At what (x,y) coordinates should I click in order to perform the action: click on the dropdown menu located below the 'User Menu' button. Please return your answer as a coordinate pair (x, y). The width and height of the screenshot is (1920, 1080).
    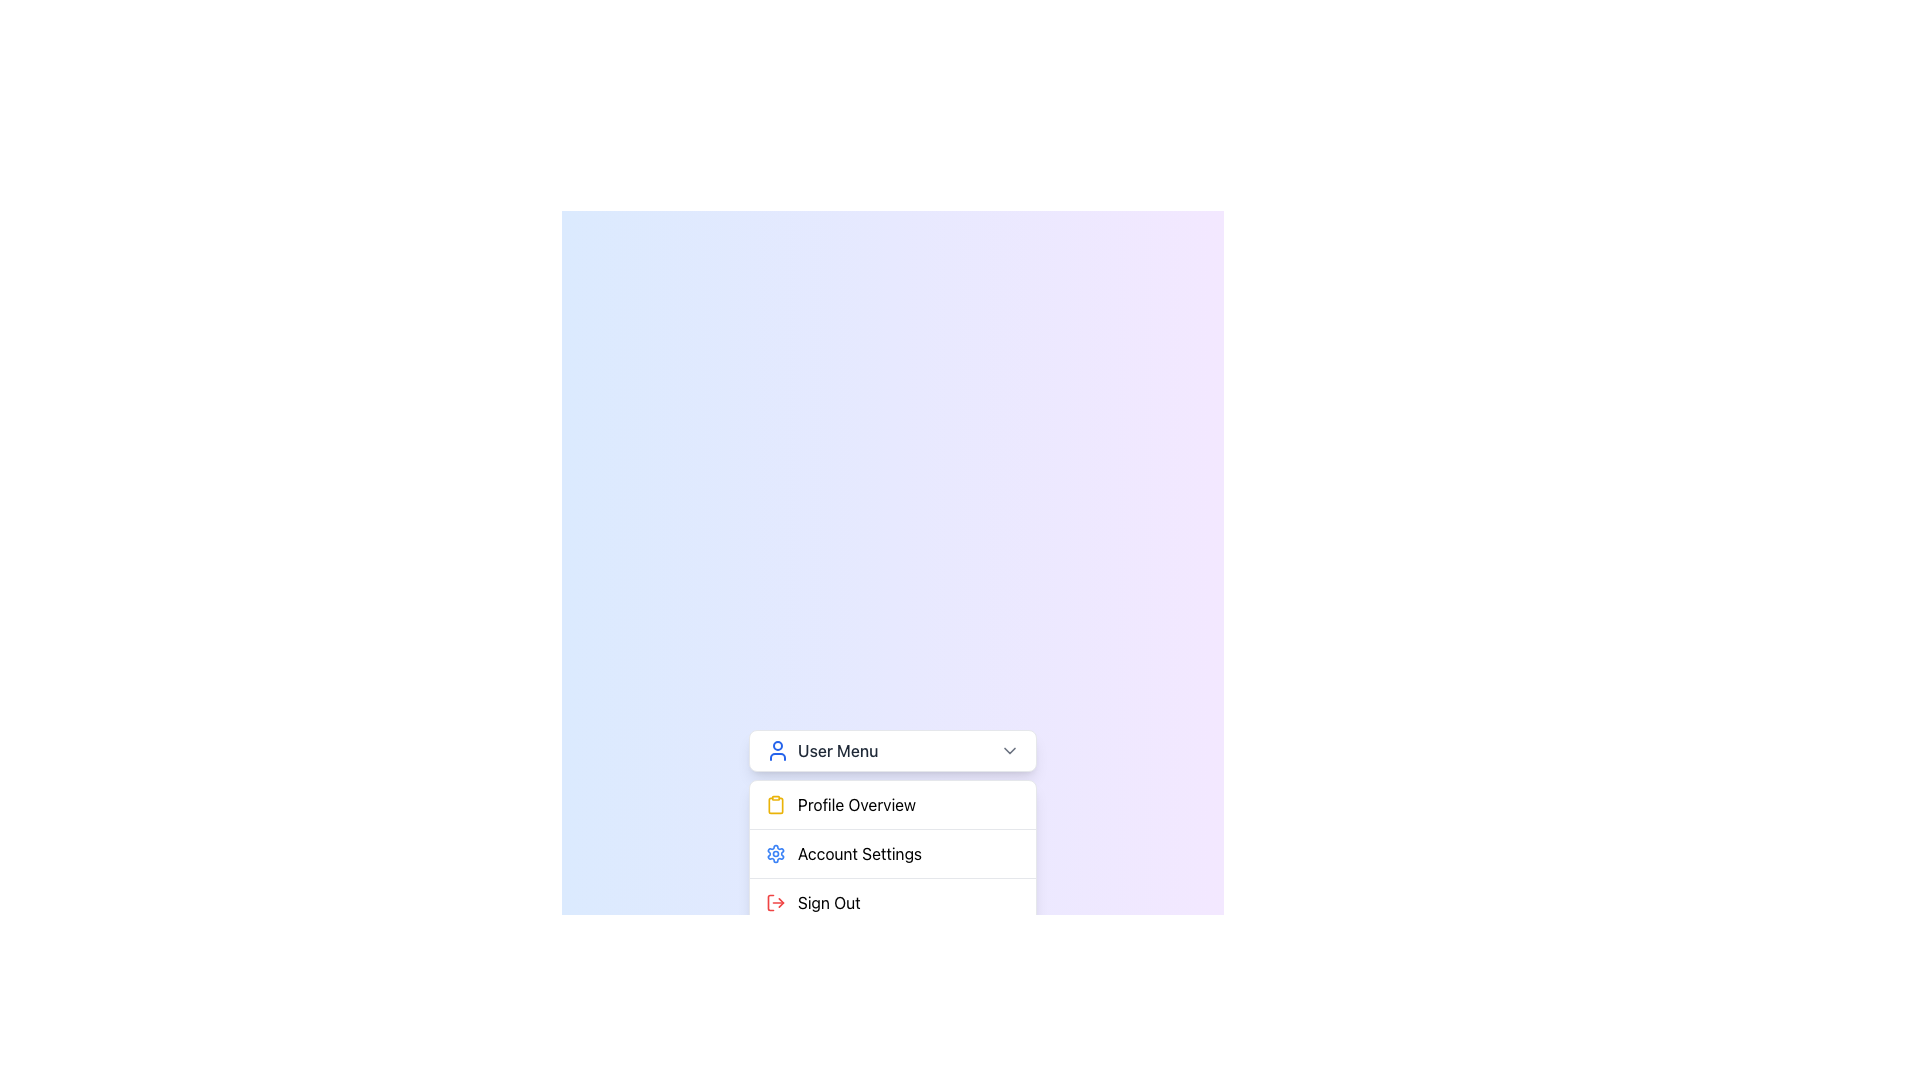
    Looking at the image, I should click on (891, 853).